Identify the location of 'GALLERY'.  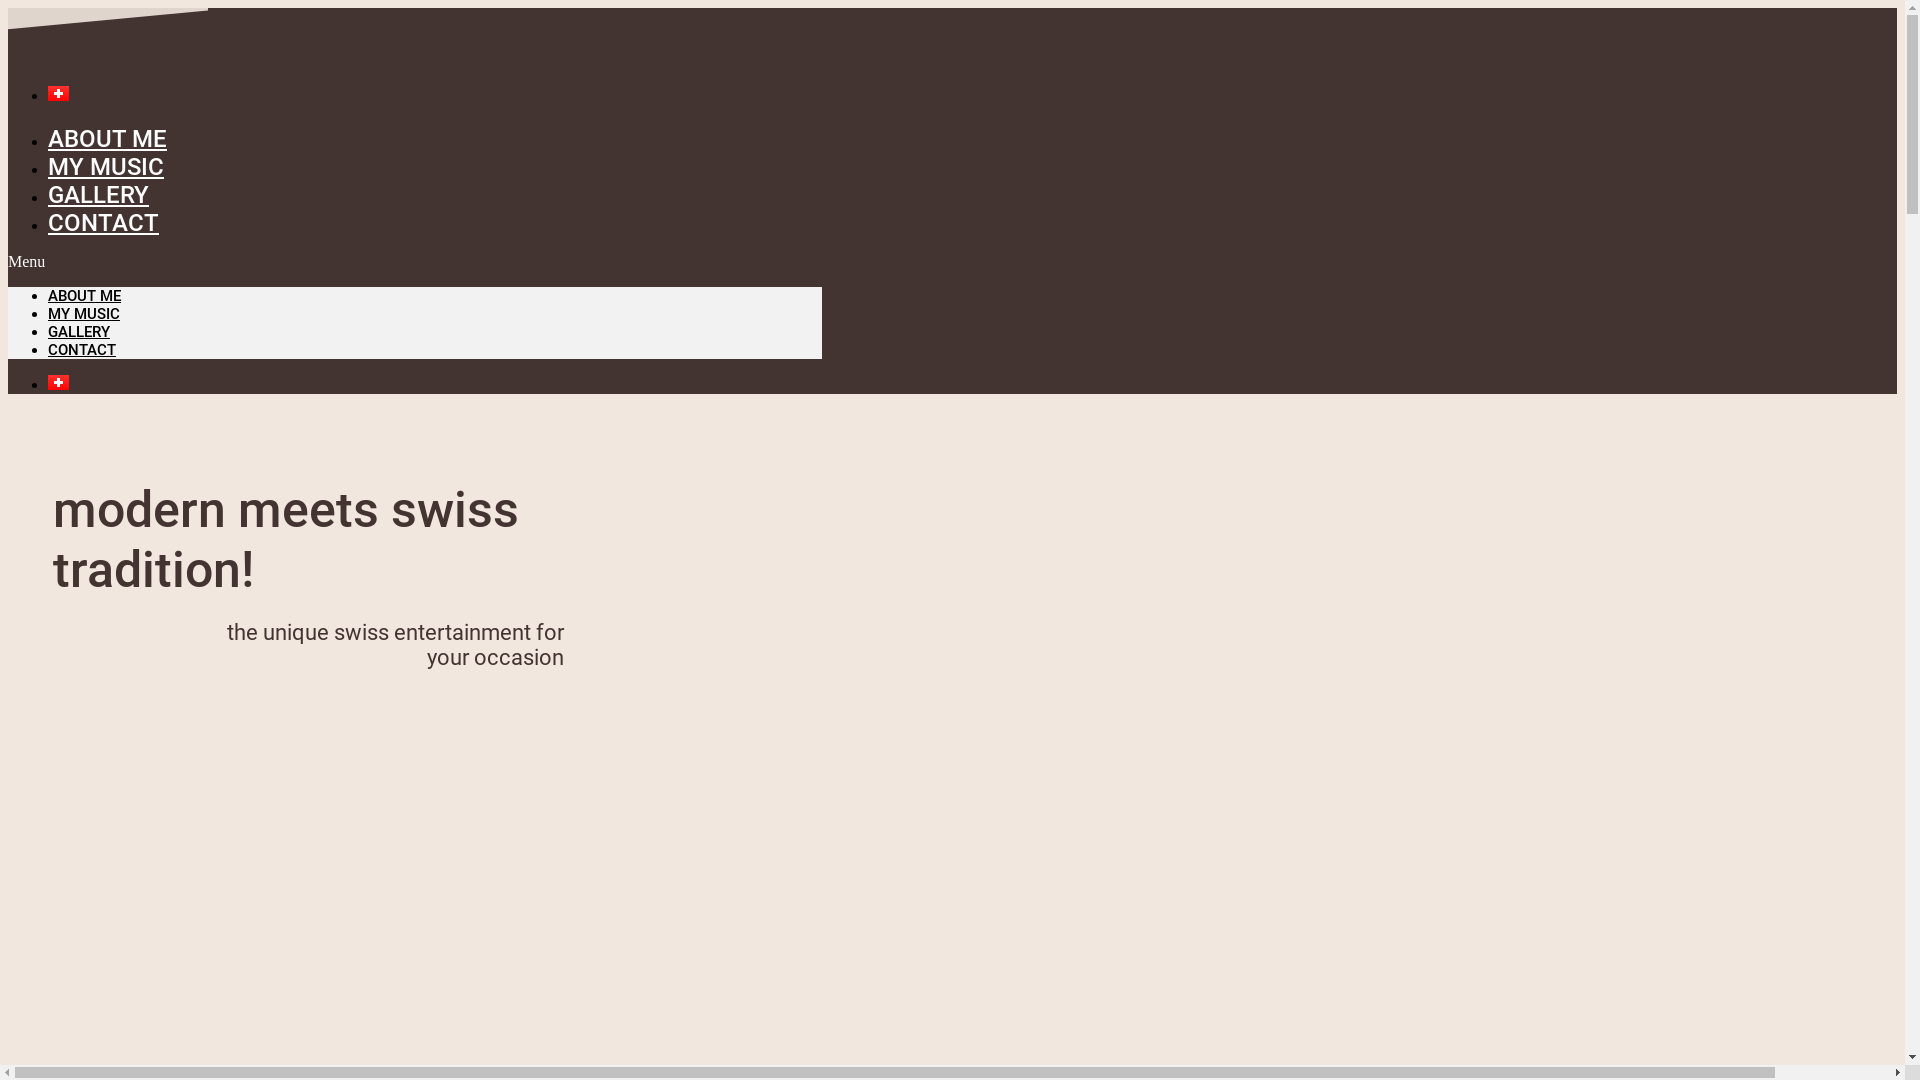
(78, 330).